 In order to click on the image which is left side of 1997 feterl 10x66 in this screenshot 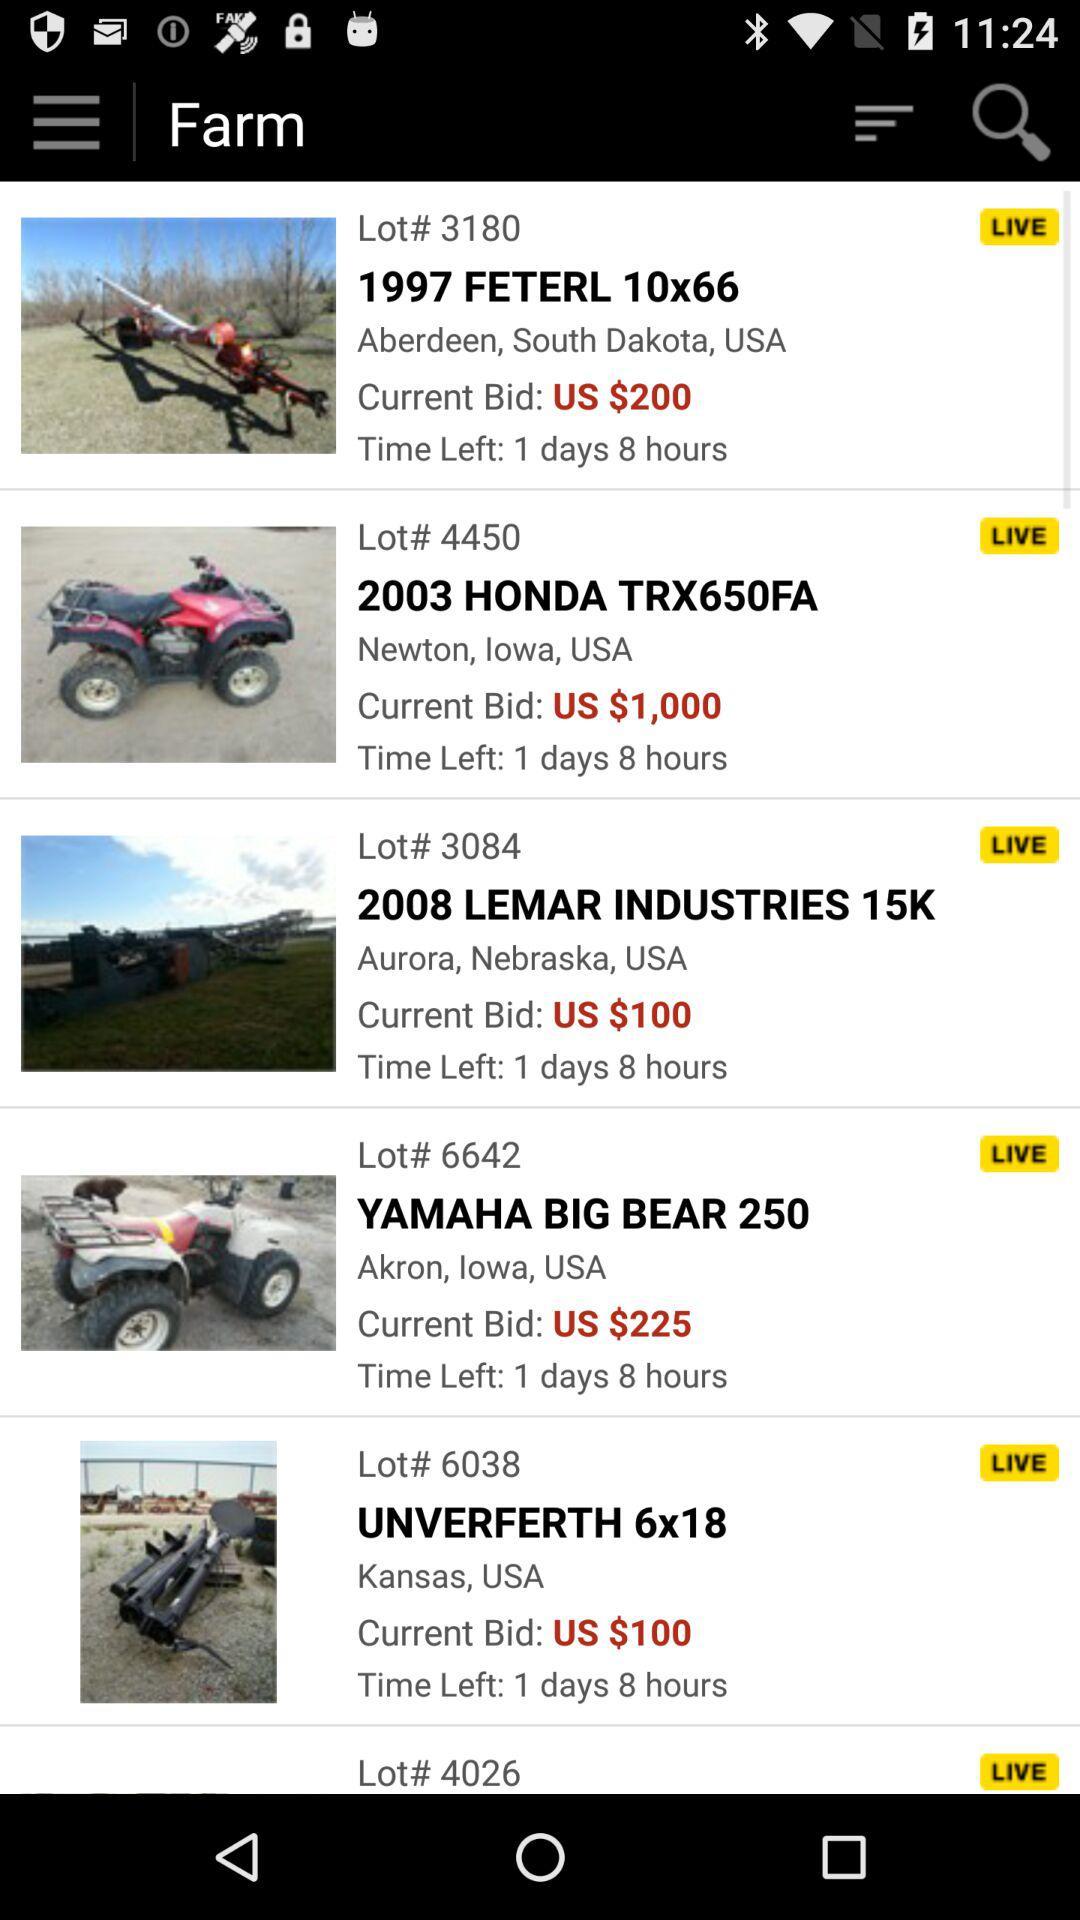, I will do `click(177, 336)`.